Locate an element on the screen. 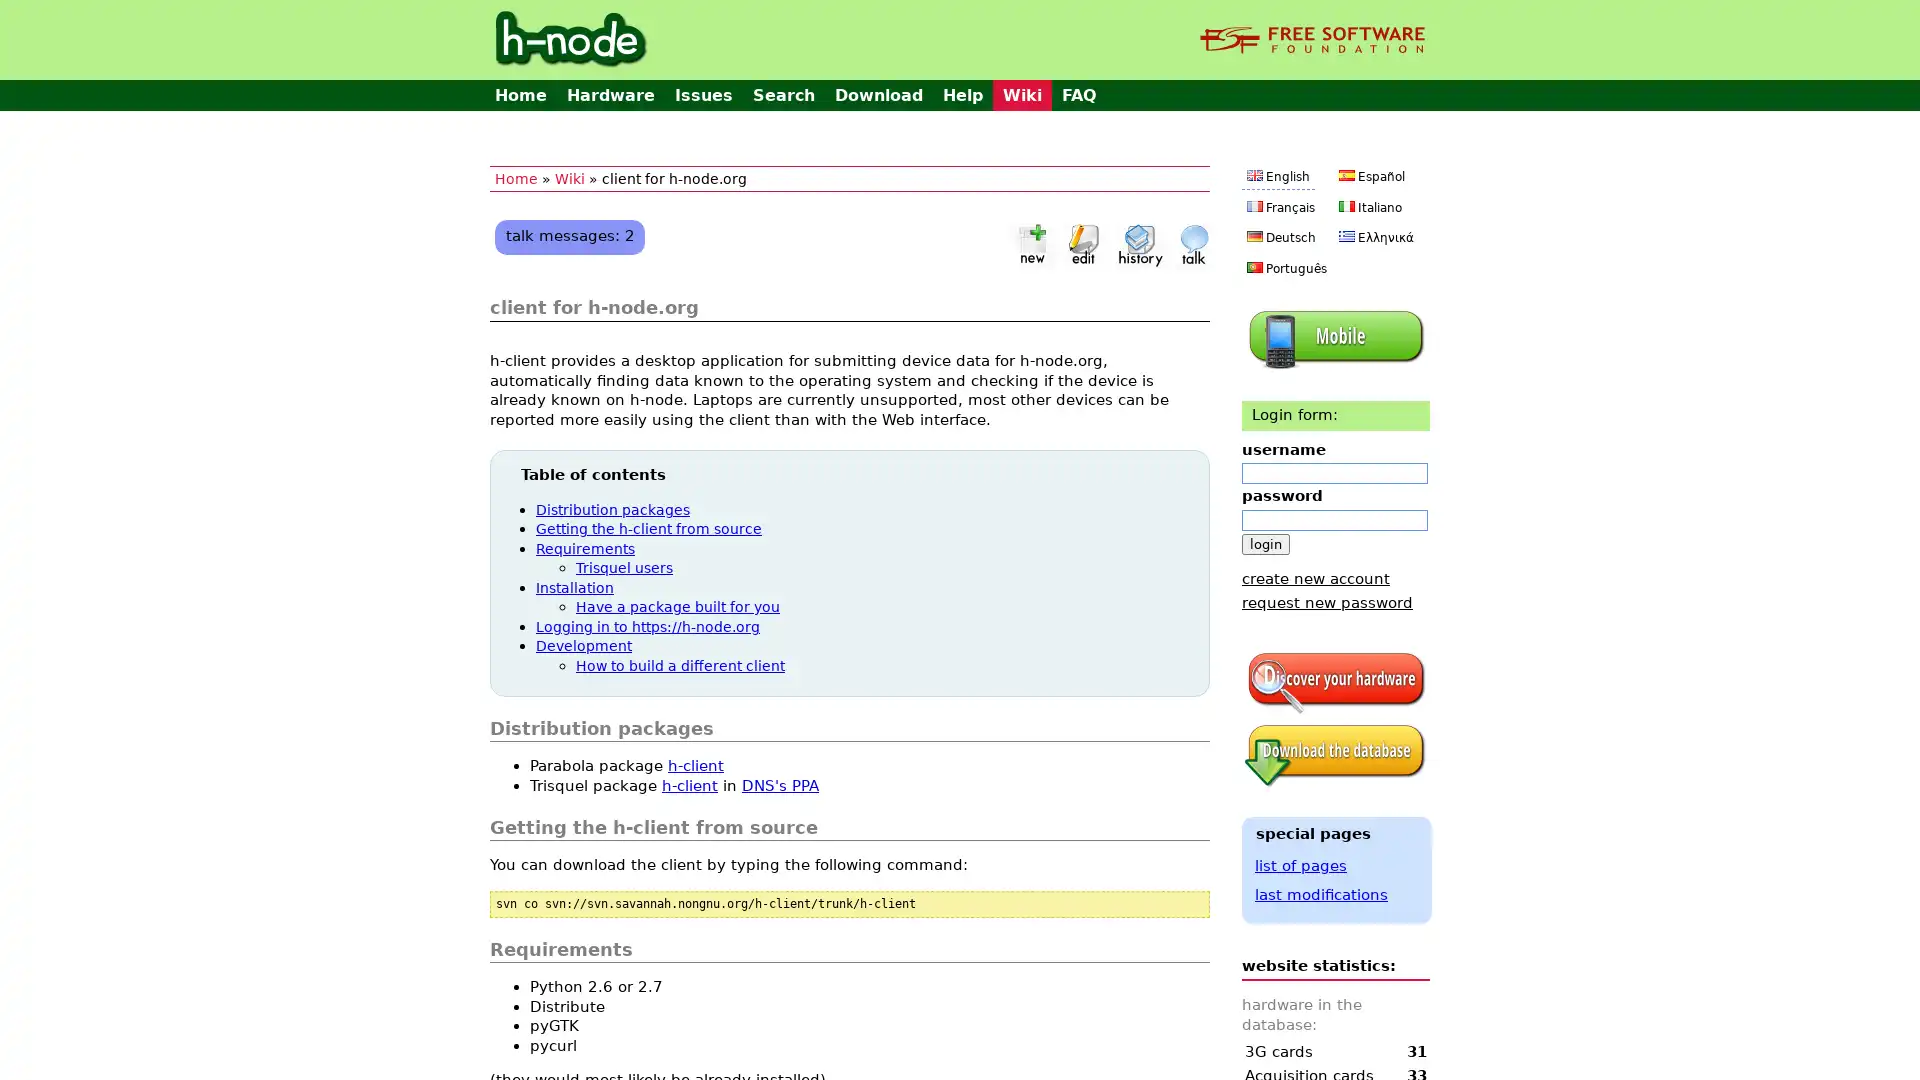  xedit is located at coordinates (1083, 243).